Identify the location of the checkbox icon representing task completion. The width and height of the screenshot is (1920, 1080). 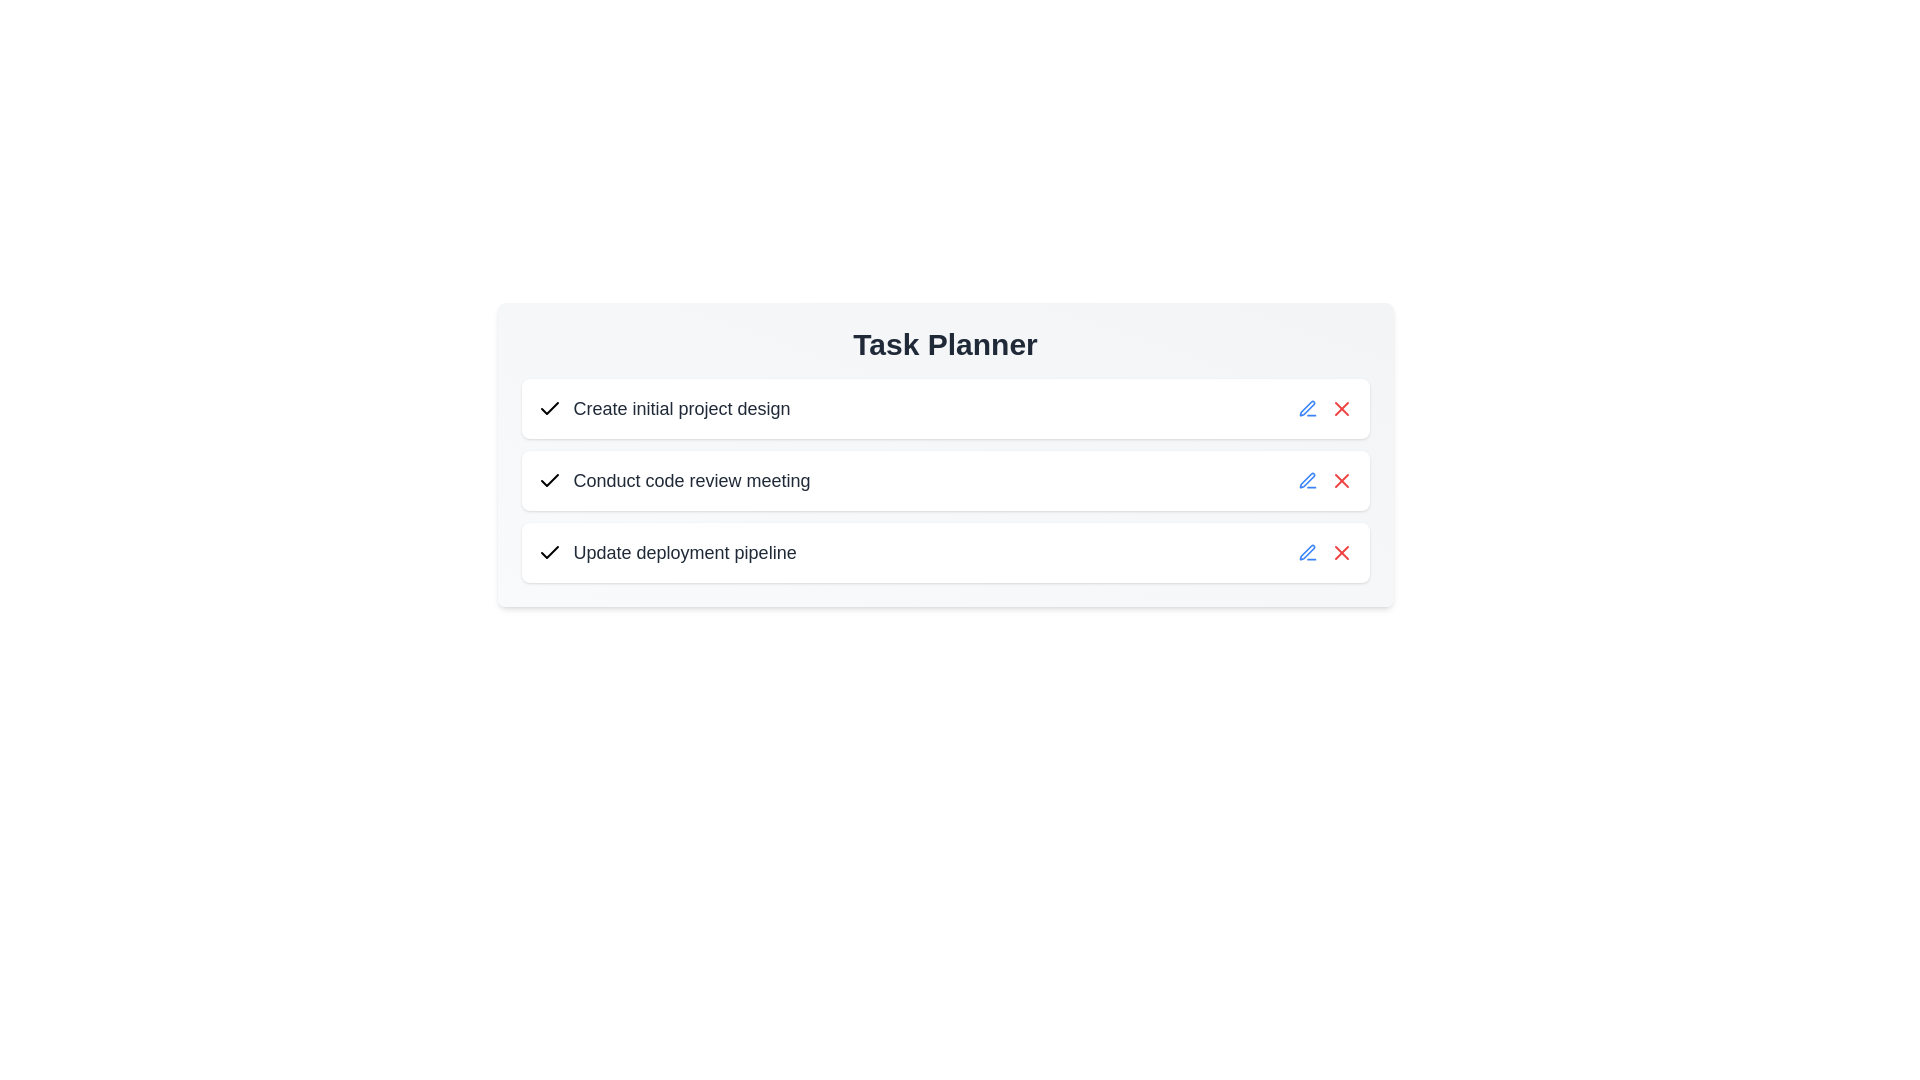
(549, 481).